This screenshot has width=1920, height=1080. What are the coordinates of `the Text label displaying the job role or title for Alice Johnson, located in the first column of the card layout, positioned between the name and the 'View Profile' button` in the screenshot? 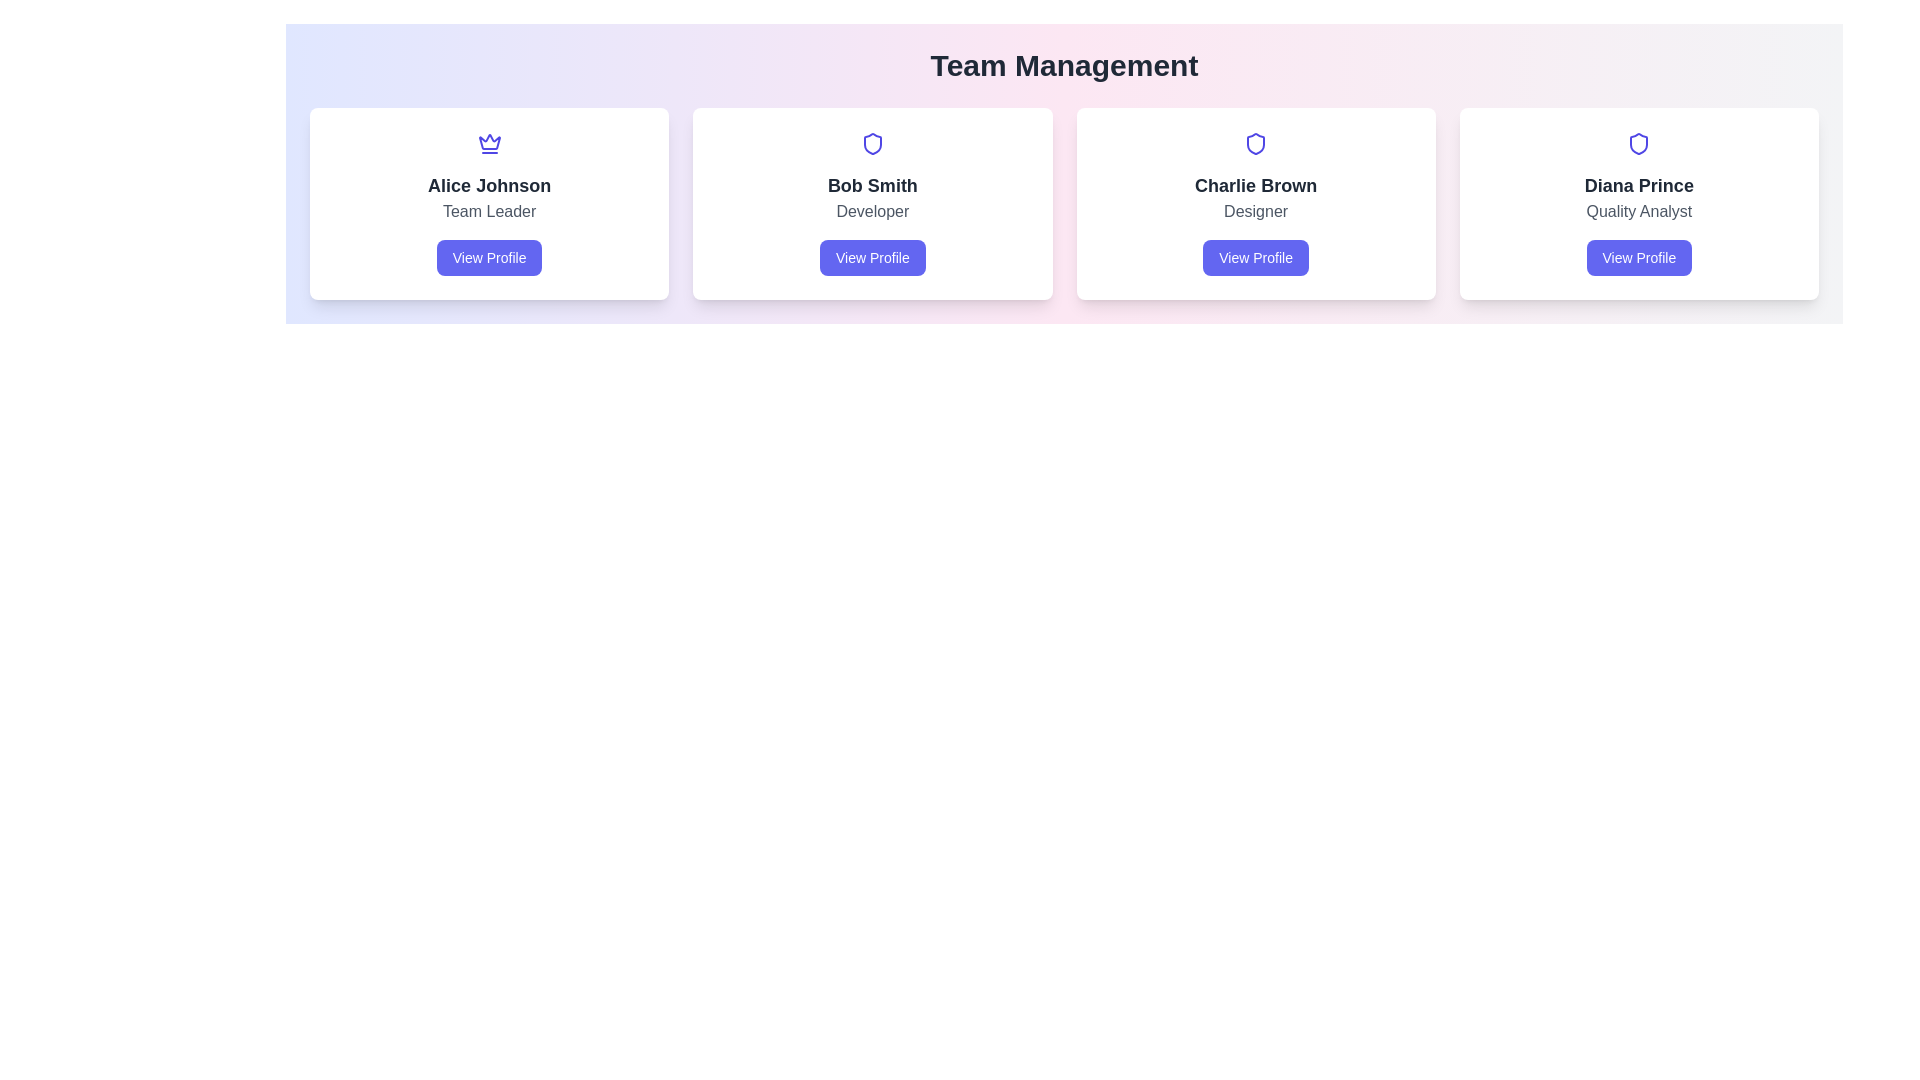 It's located at (489, 212).